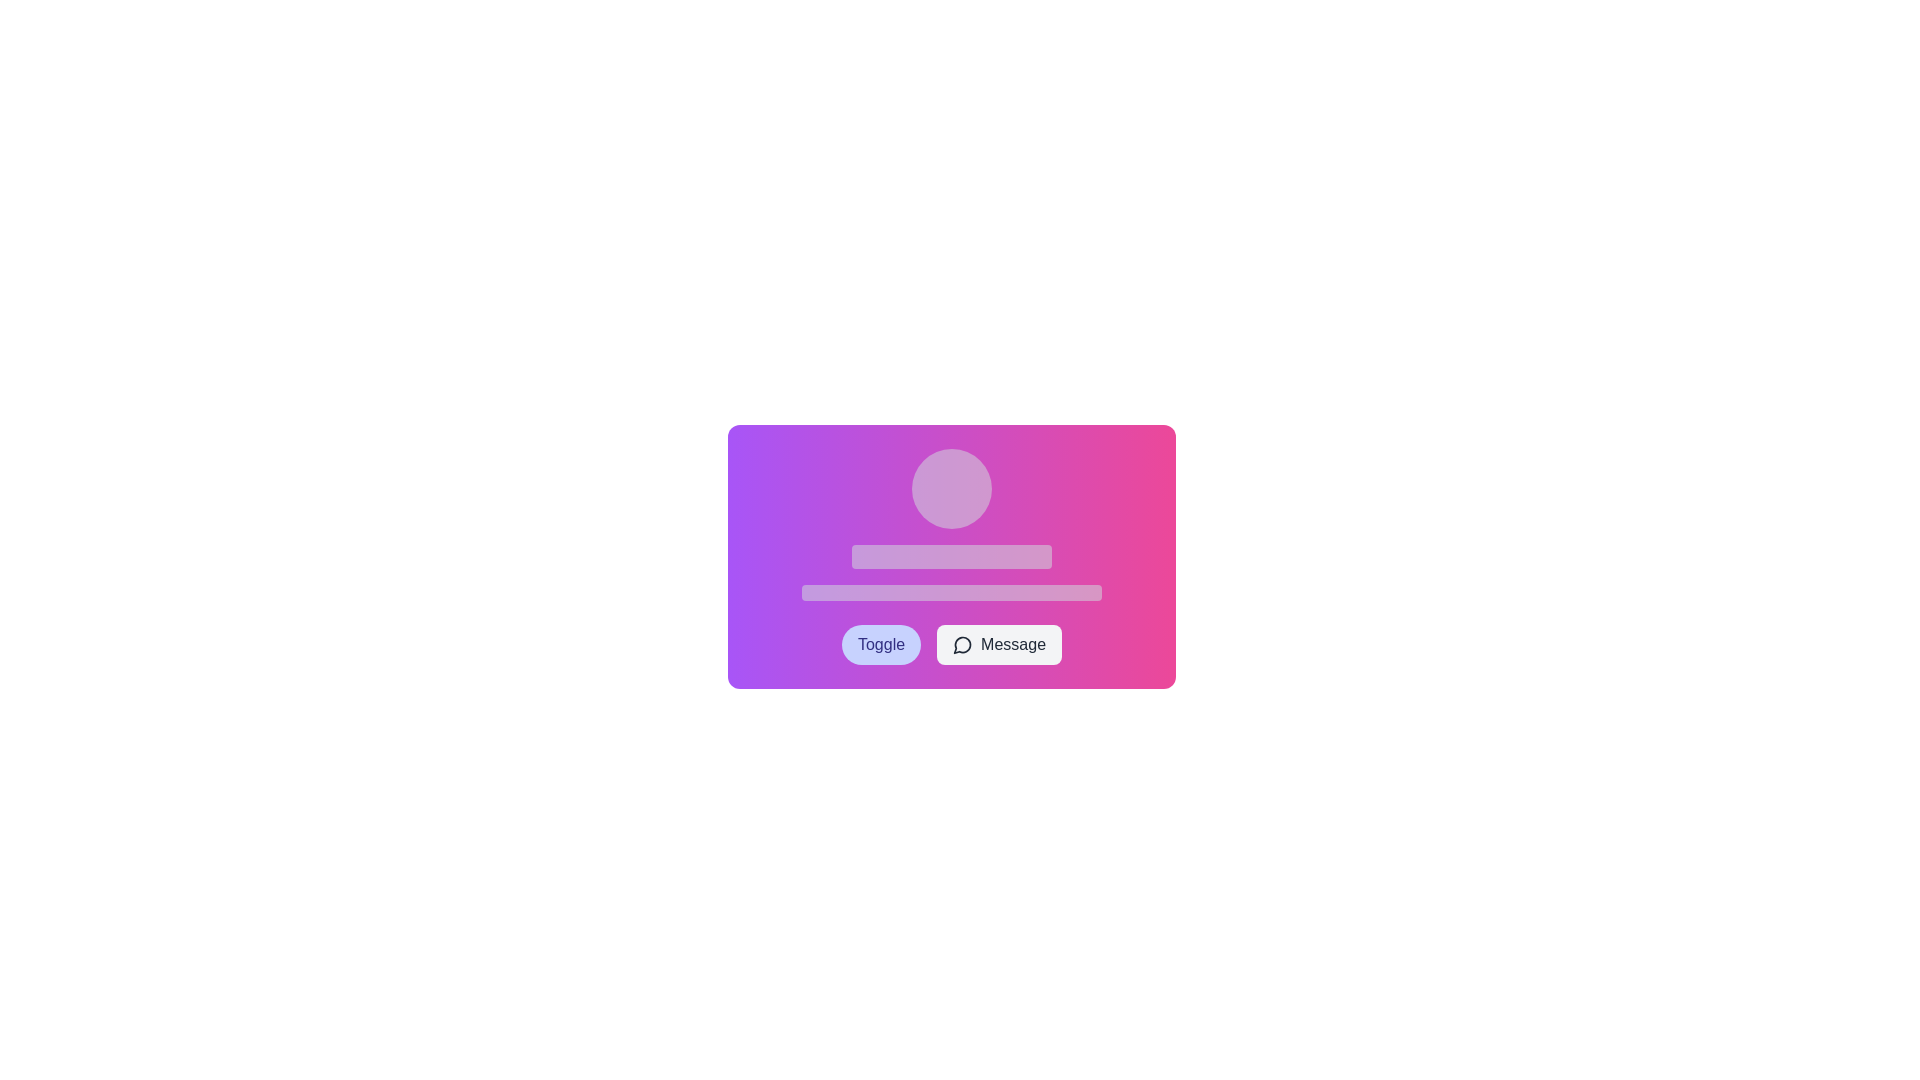 This screenshot has height=1080, width=1920. Describe the element at coordinates (950, 592) in the screenshot. I see `the Placeholder bar located near the bottom of a group of three vertically-aligned components, directly below a shorter rectangular element and above two buttons` at that location.